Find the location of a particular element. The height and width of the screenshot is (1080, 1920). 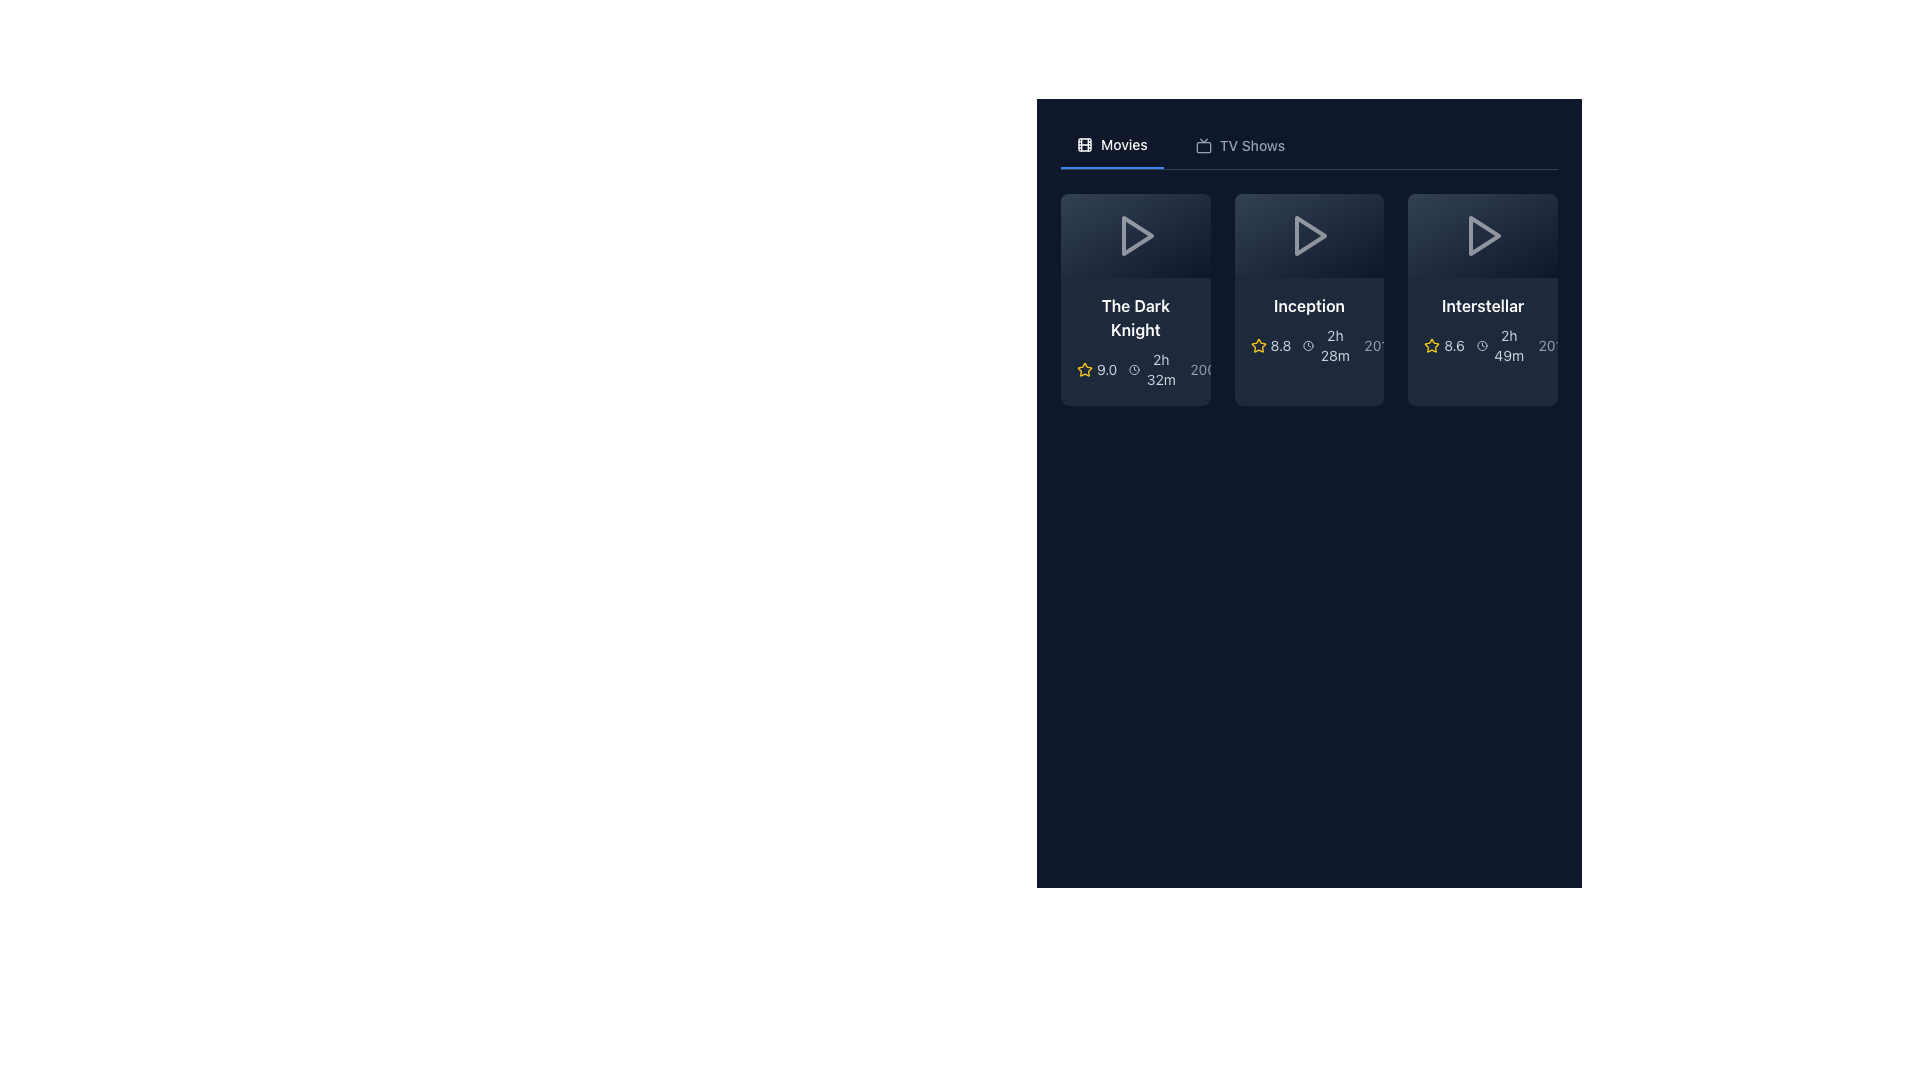

the triangular play button icon with a hollow outline and gradient effect located on the thumbnail of 'The Dark Knight' to play the media is located at coordinates (1135, 235).